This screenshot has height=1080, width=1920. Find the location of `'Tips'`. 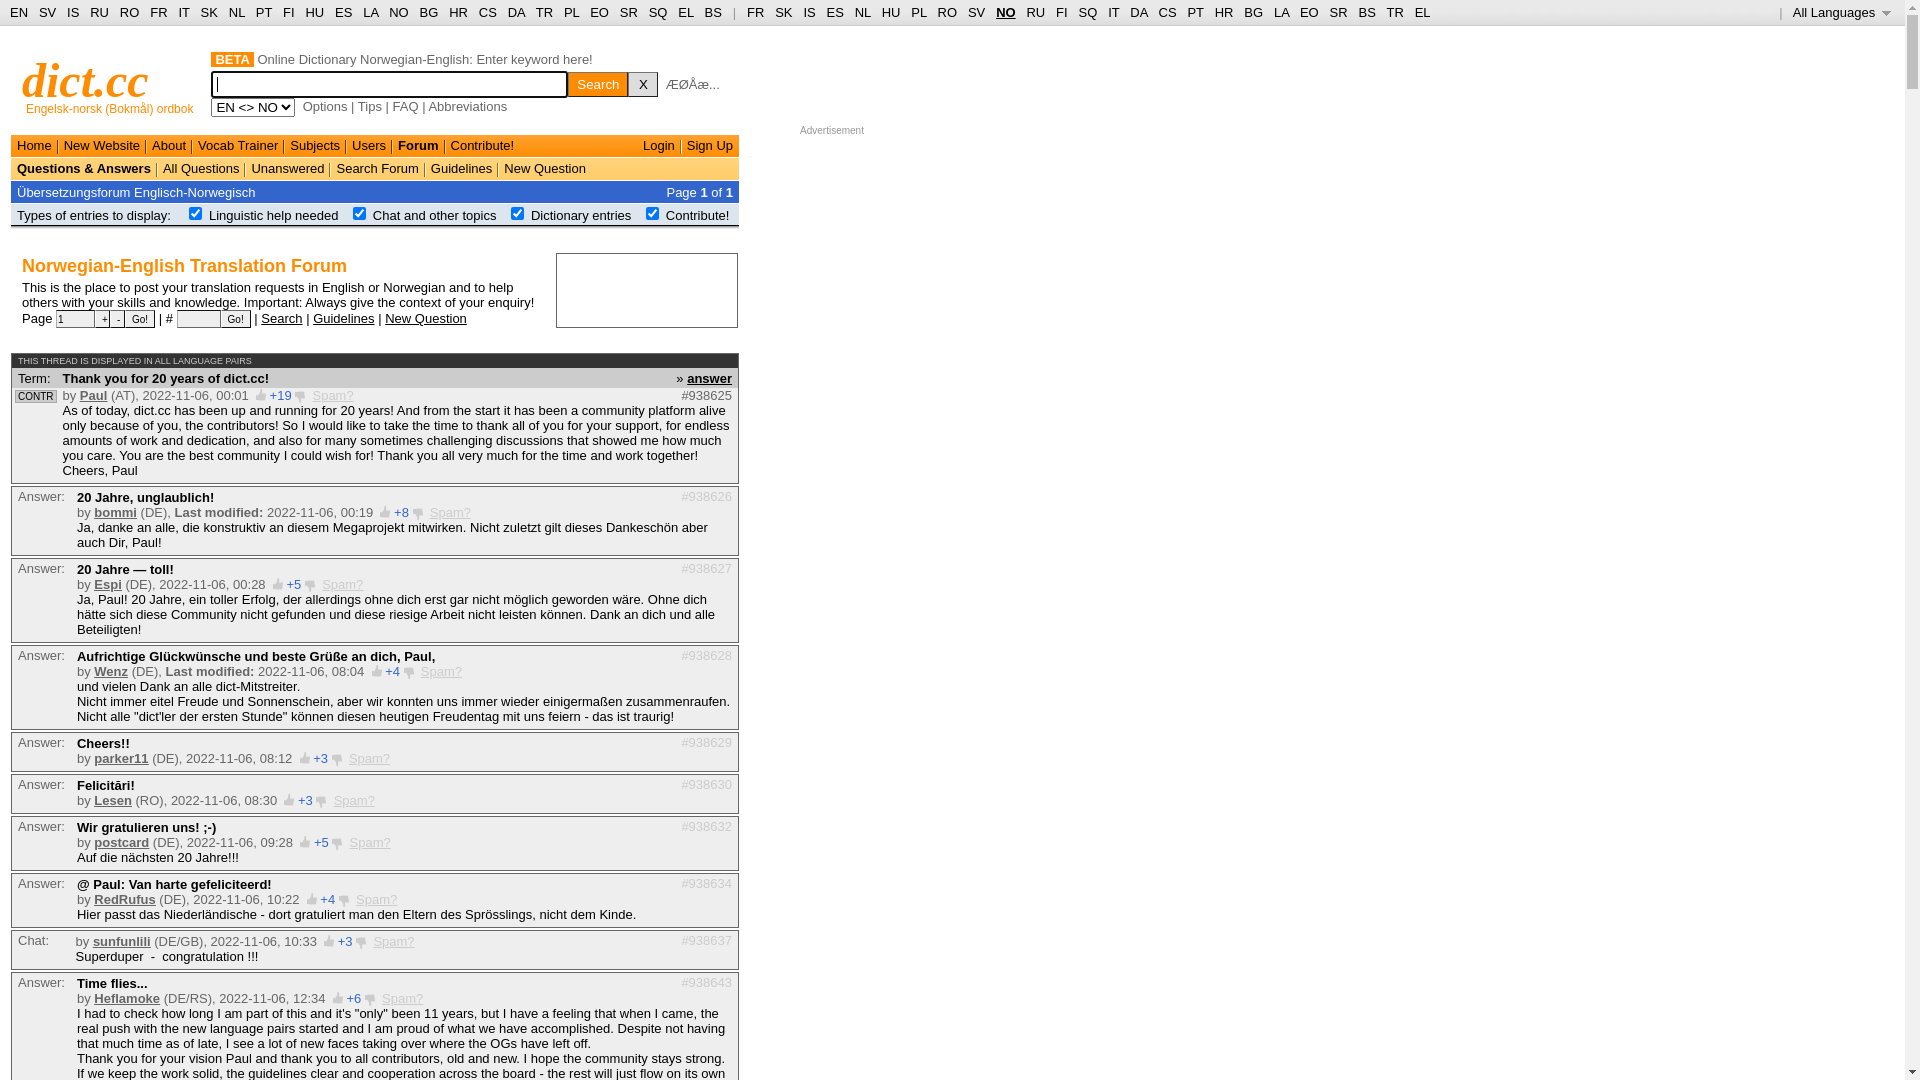

'Tips' is located at coordinates (369, 106).